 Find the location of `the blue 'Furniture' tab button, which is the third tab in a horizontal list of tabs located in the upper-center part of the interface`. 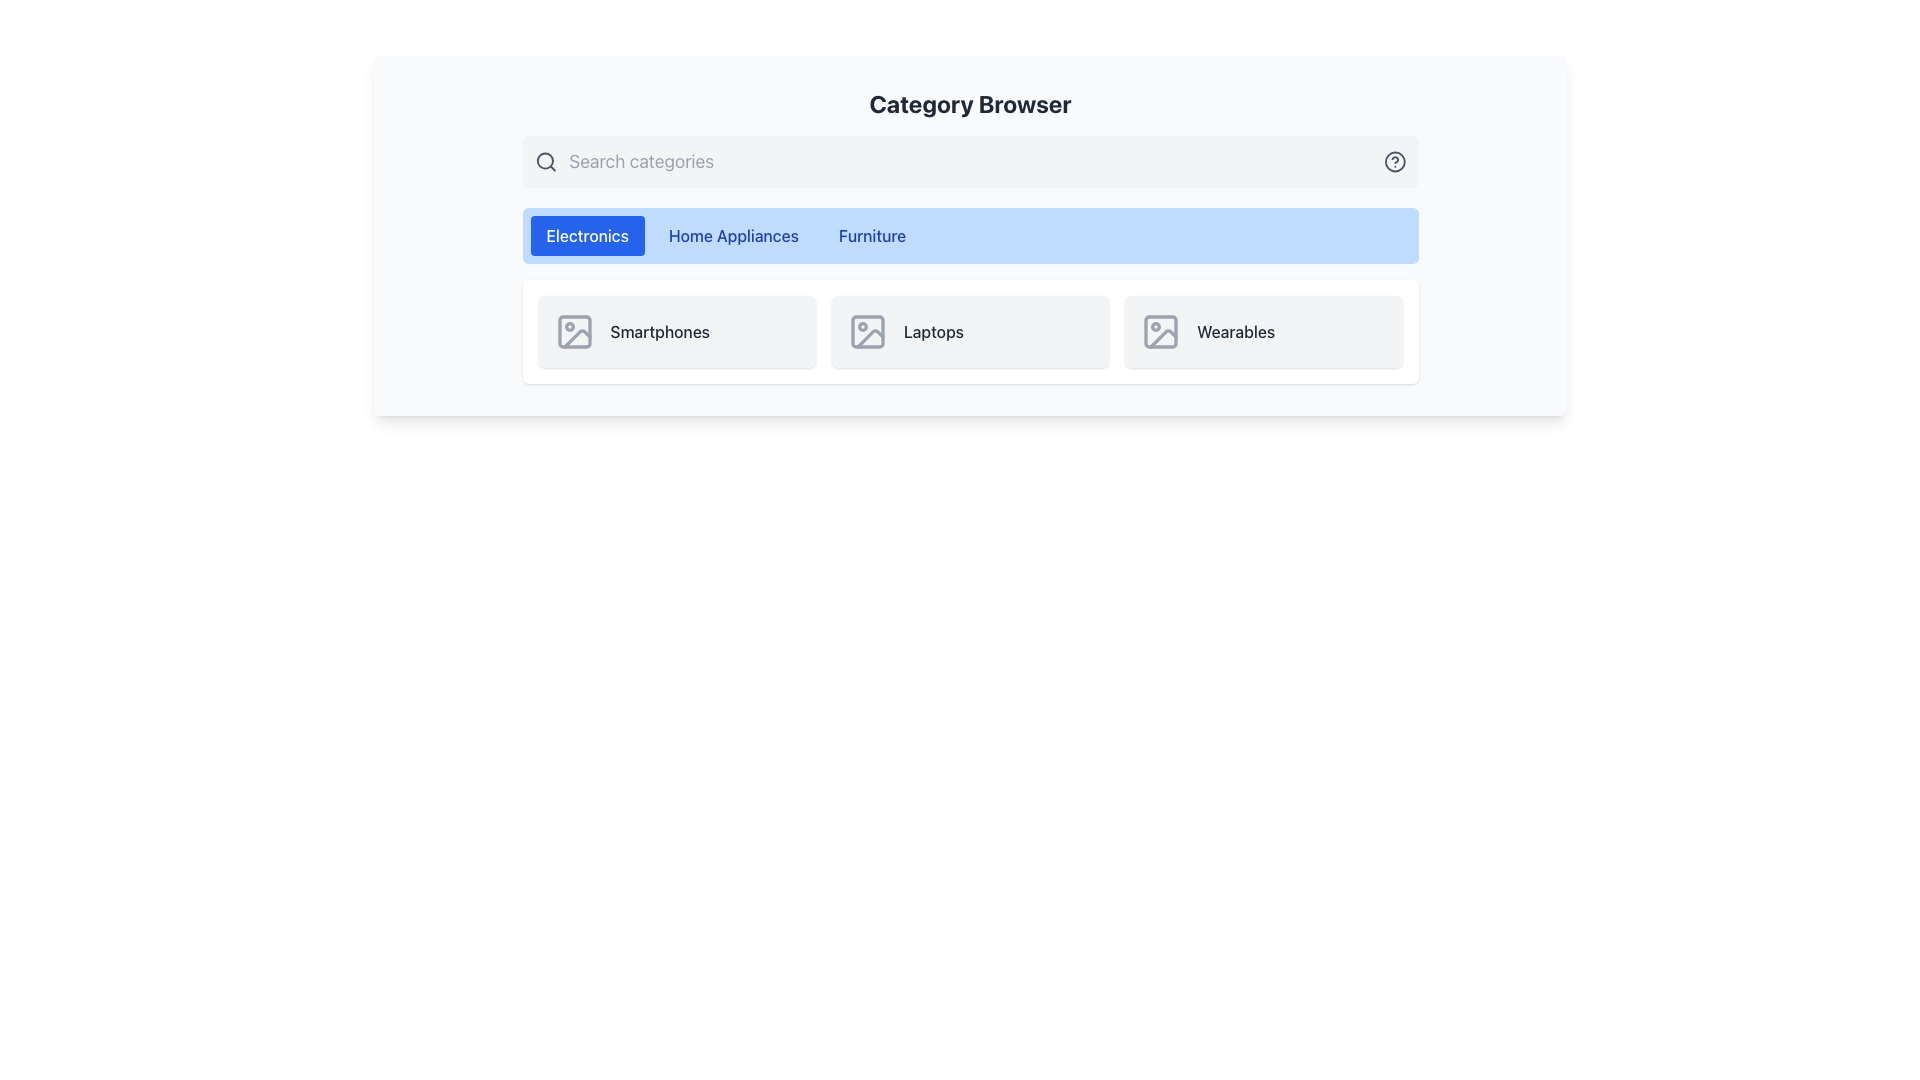

the blue 'Furniture' tab button, which is the third tab in a horizontal list of tabs located in the upper-center part of the interface is located at coordinates (872, 234).